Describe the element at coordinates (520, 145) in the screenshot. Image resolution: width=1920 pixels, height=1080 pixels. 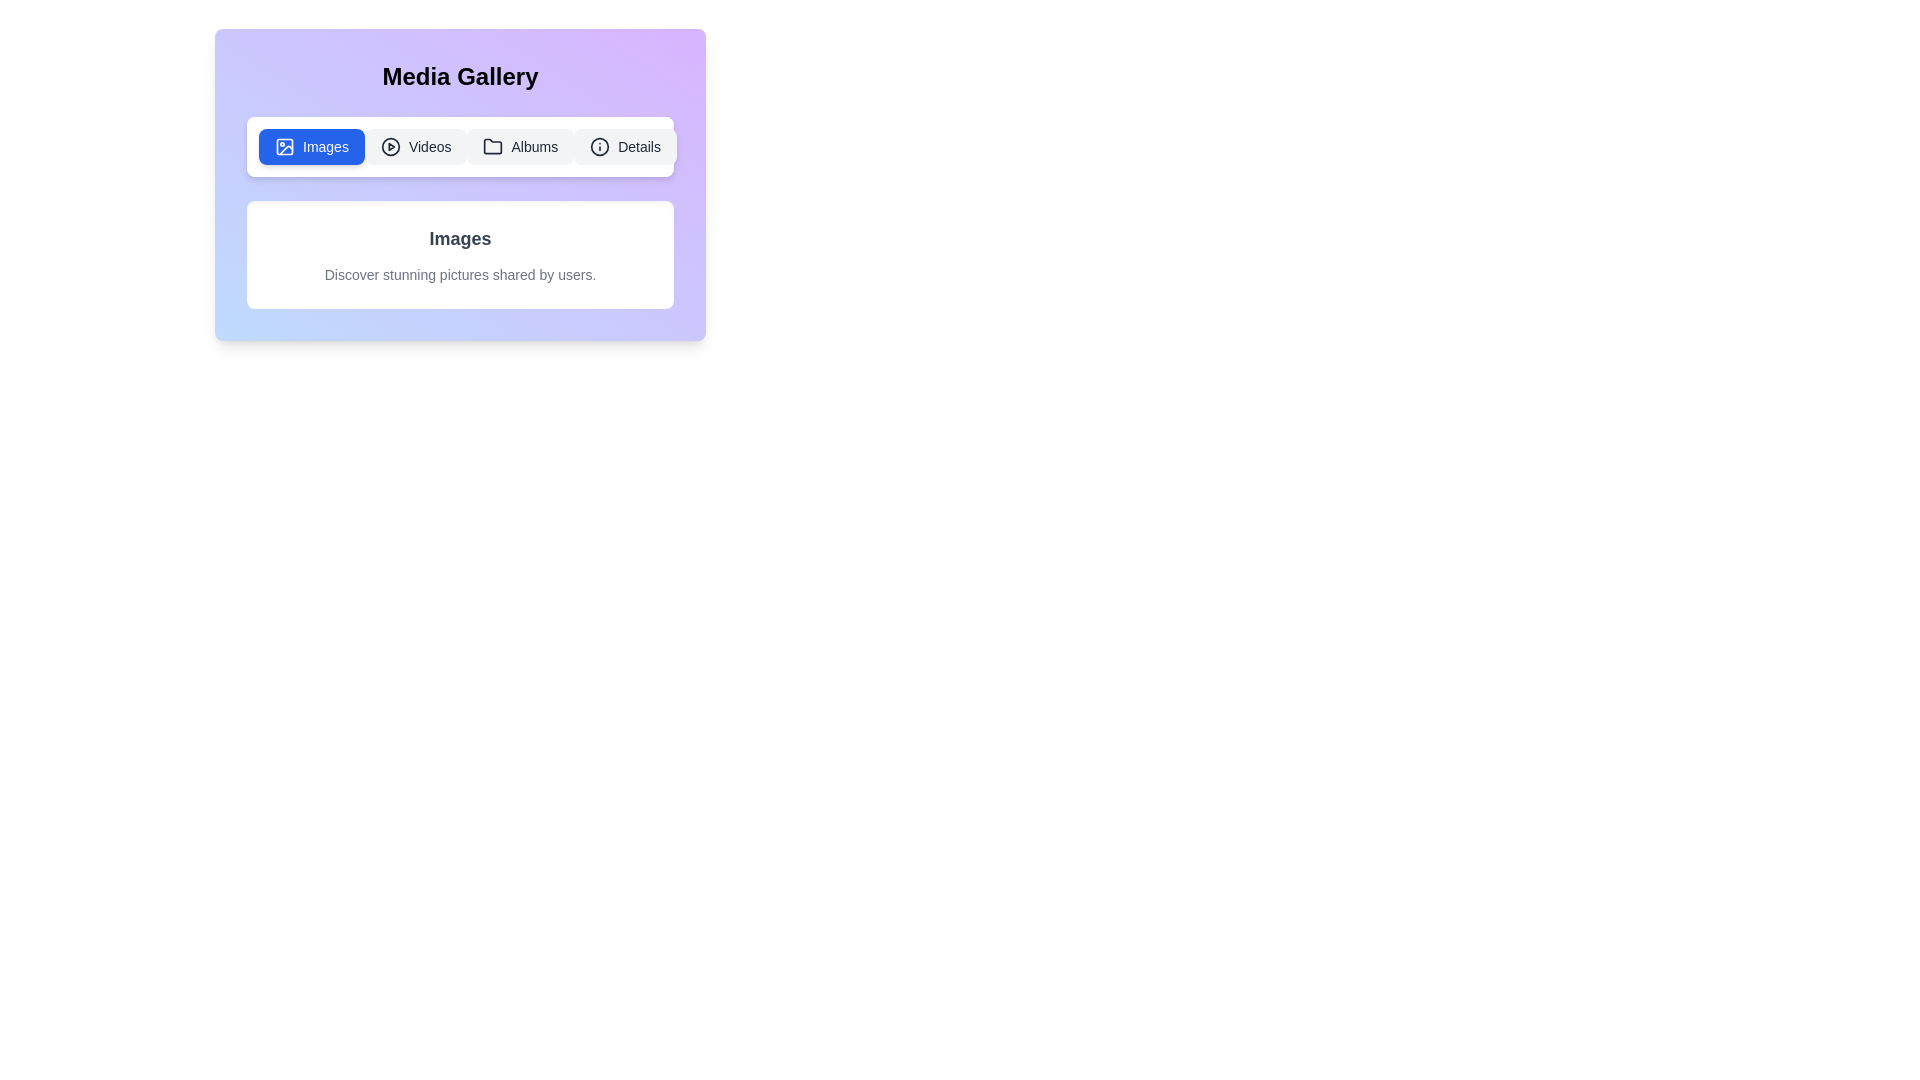
I see `the Albums tab by clicking on its respective button` at that location.